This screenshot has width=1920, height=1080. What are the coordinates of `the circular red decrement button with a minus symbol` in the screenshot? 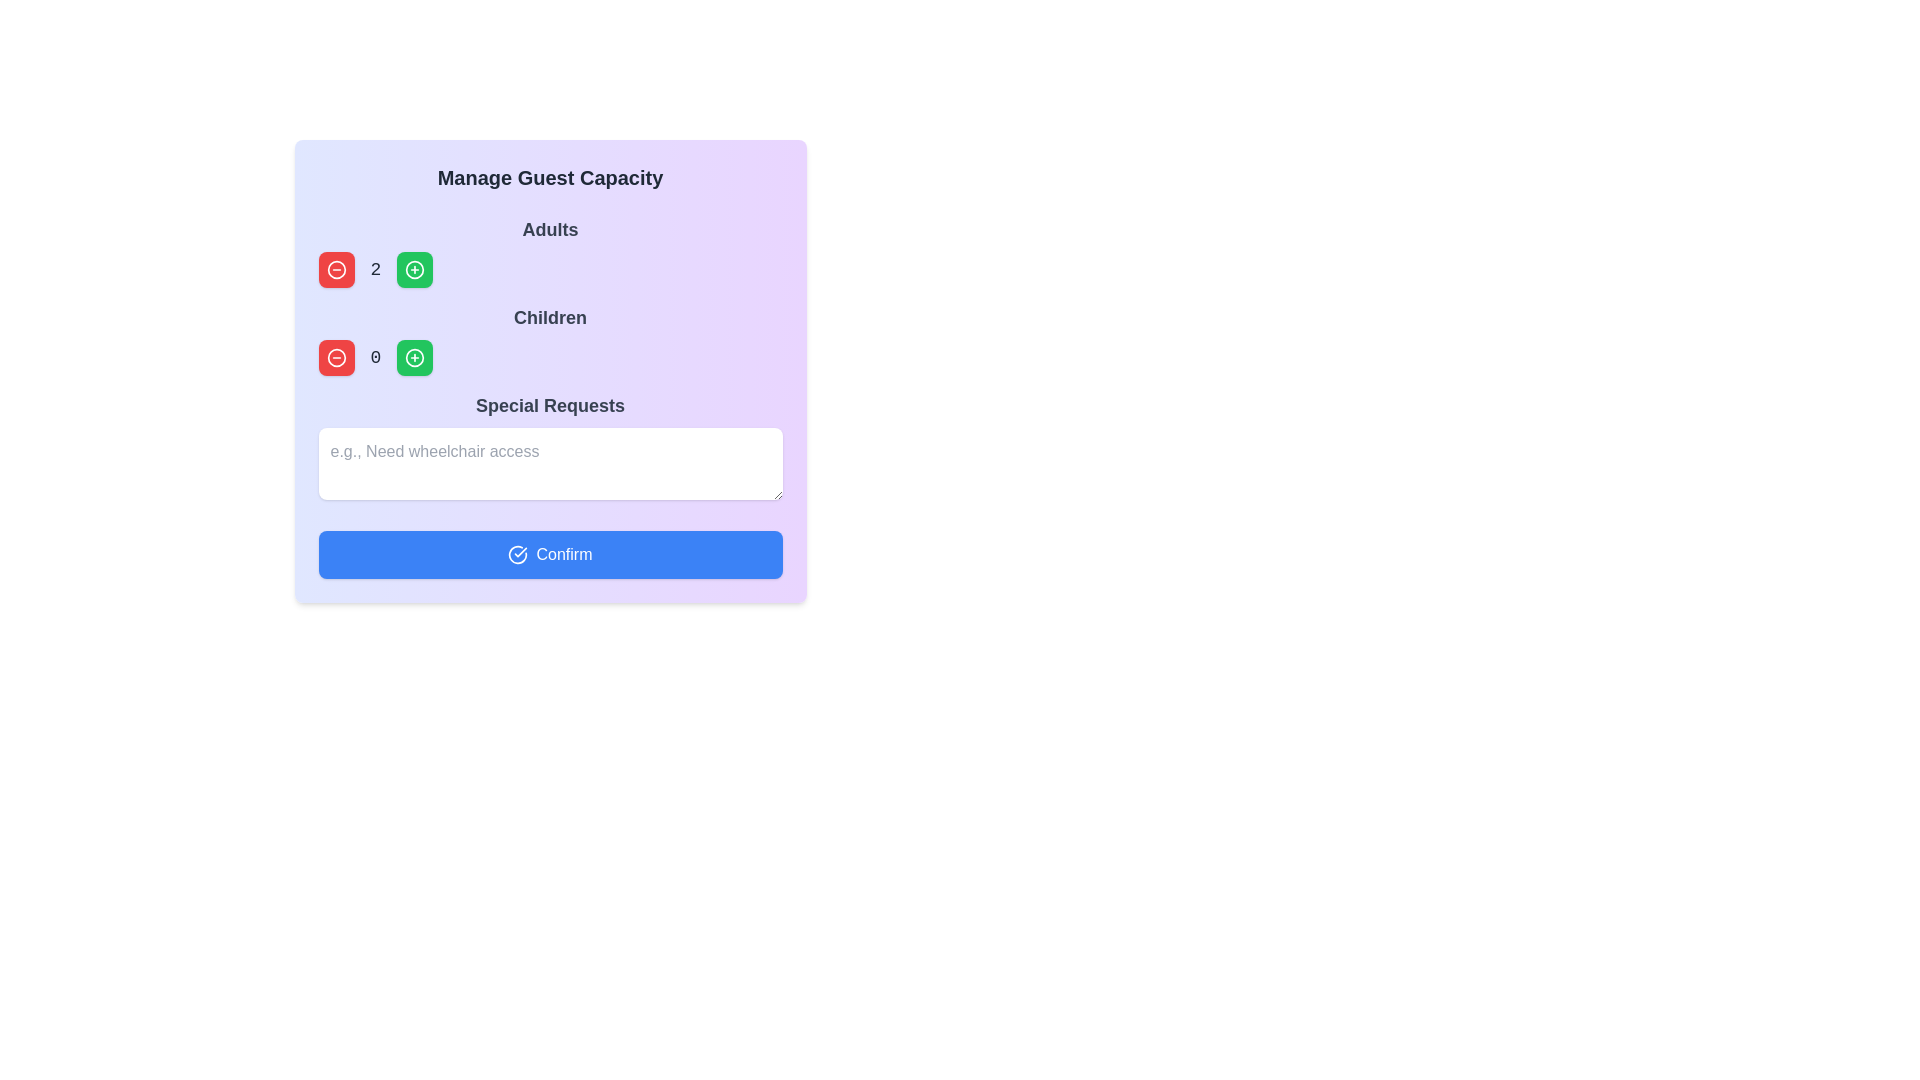 It's located at (336, 357).